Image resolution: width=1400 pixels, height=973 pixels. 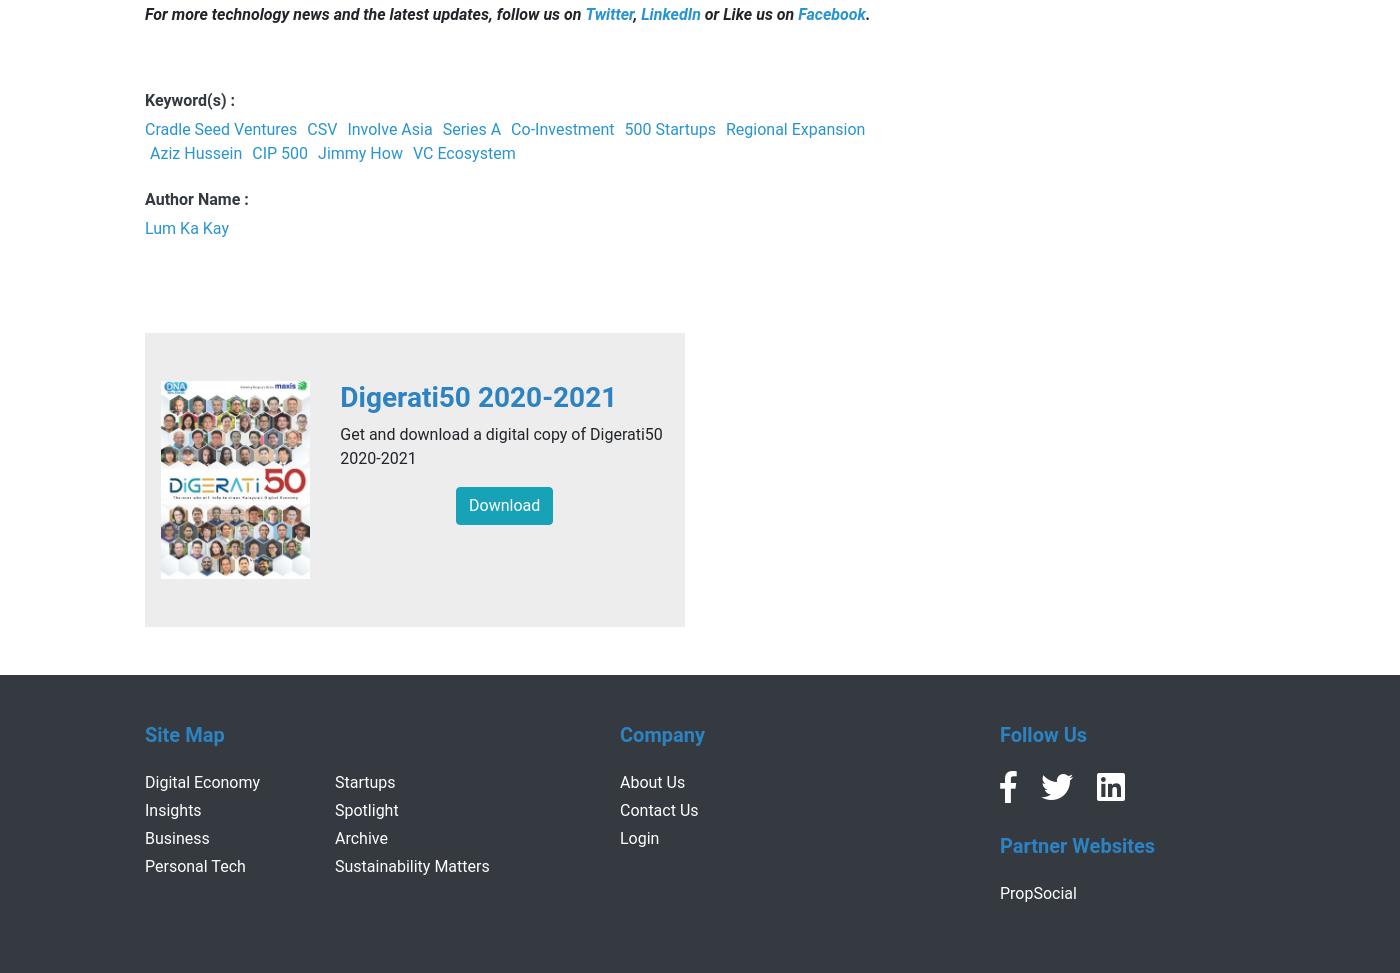 I want to click on 'Digital Economy', so click(x=202, y=780).